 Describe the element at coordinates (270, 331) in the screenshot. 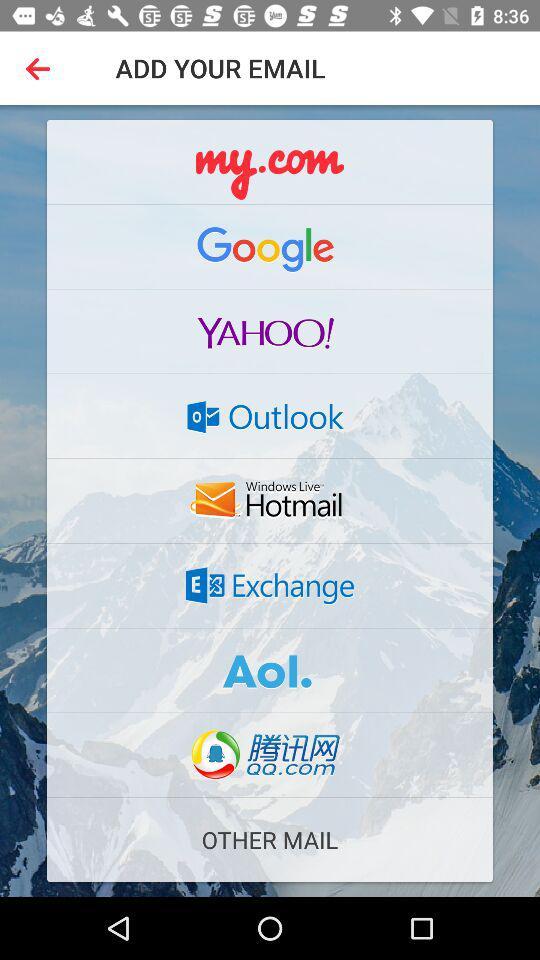

I see `add yahoo email` at that location.